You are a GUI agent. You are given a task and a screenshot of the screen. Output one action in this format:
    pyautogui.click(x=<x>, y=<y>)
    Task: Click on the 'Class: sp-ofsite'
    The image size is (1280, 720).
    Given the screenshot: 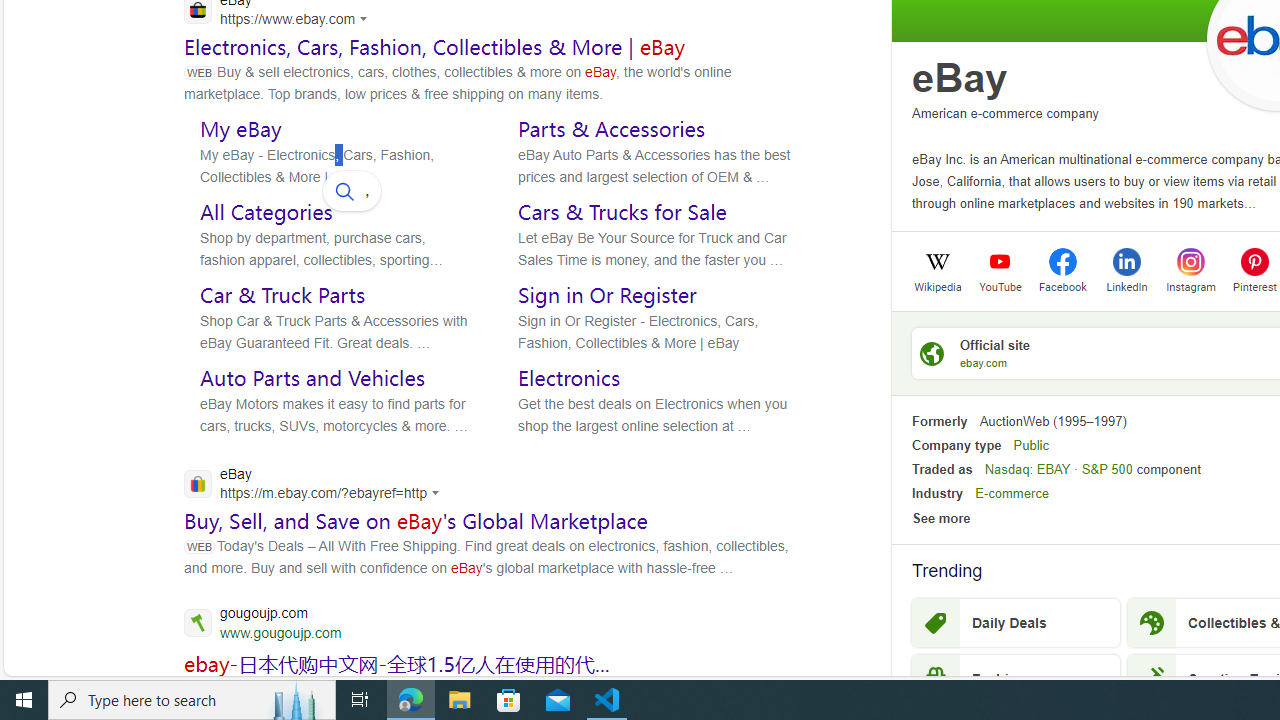 What is the action you would take?
    pyautogui.click(x=931, y=352)
    